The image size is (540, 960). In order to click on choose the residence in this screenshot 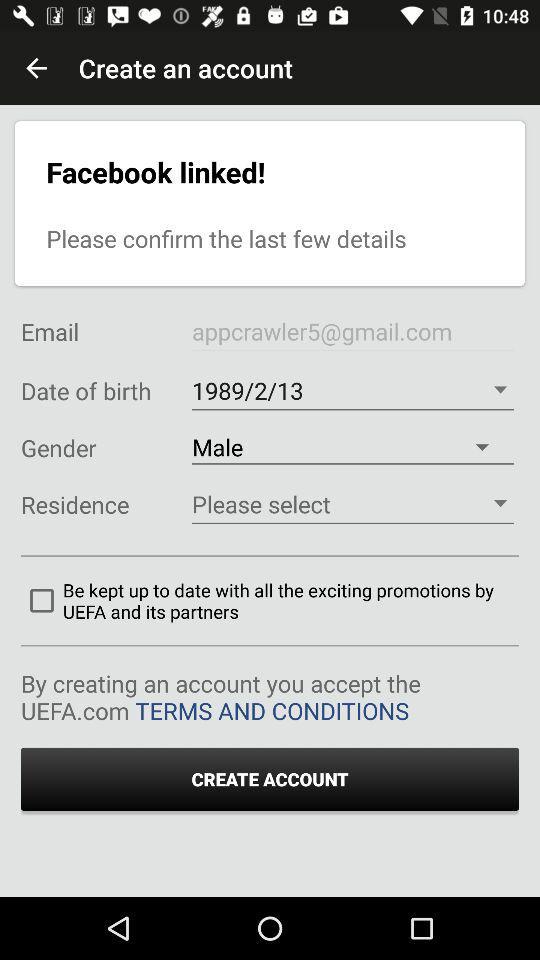, I will do `click(351, 503)`.